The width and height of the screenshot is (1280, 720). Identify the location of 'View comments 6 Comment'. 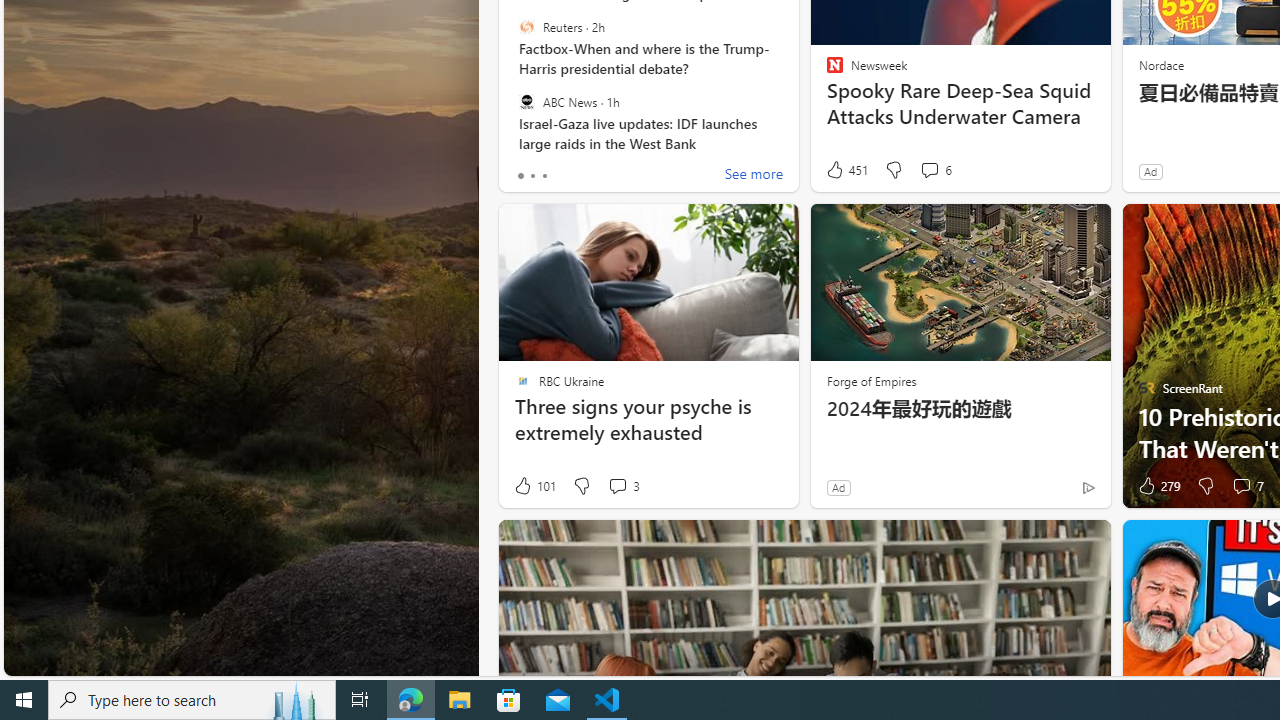
(928, 168).